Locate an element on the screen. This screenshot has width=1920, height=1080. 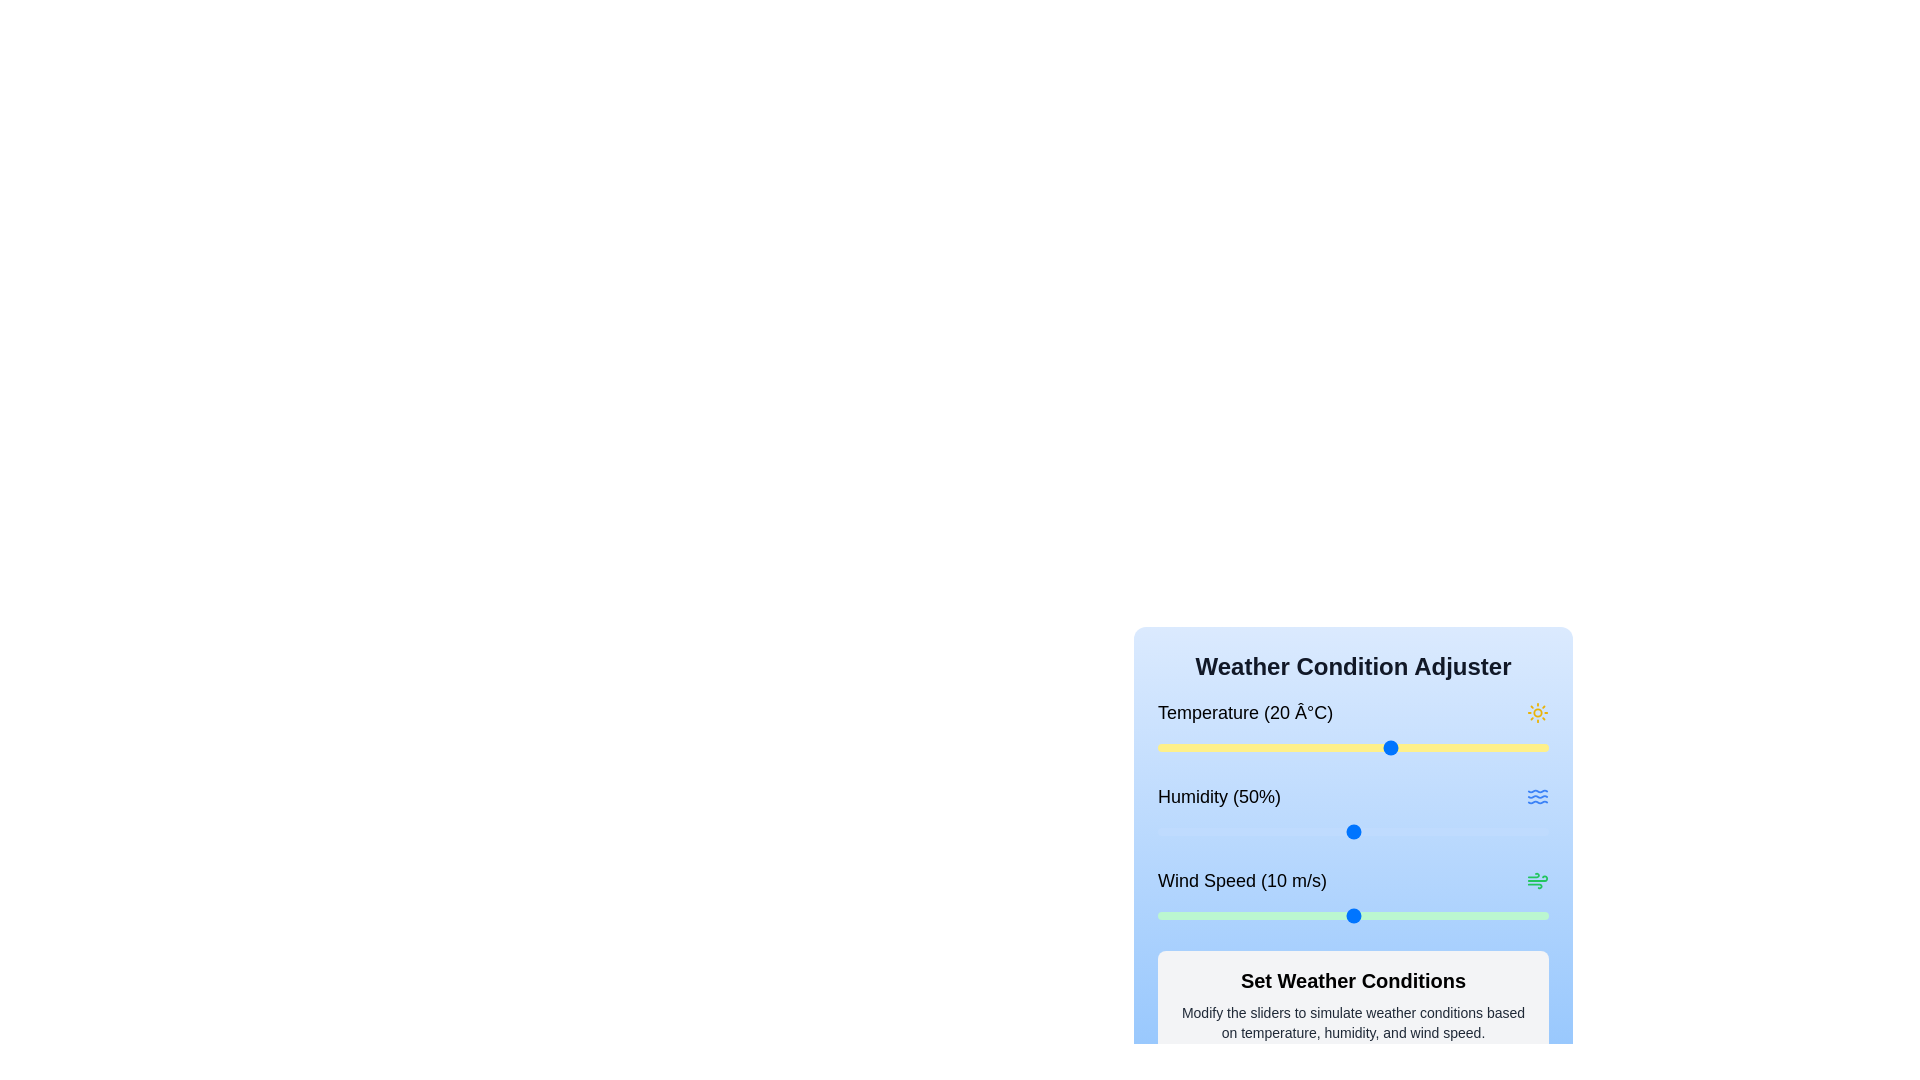
the humidity slider to set the humidity to 77% is located at coordinates (1459, 832).